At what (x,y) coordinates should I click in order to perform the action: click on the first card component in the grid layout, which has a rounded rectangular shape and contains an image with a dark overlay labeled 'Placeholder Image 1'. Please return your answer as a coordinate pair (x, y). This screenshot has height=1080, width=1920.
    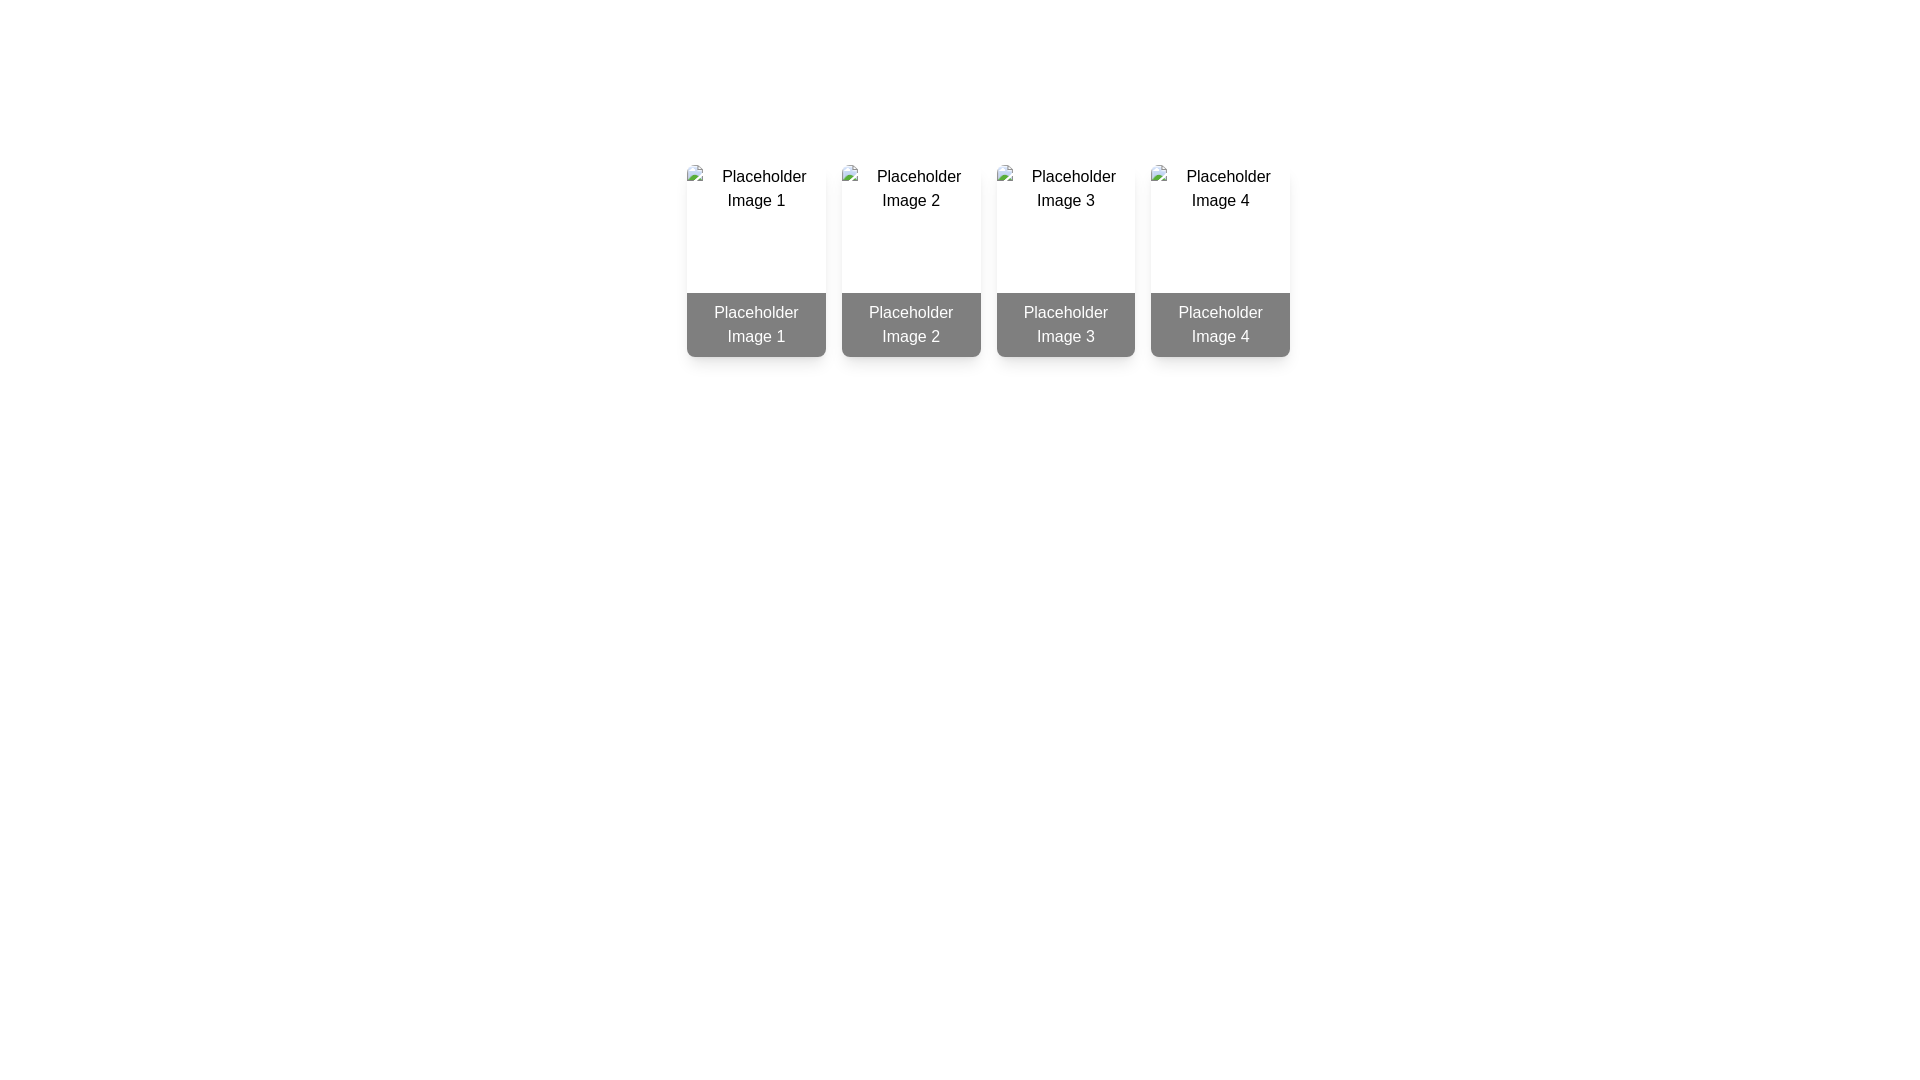
    Looking at the image, I should click on (755, 260).